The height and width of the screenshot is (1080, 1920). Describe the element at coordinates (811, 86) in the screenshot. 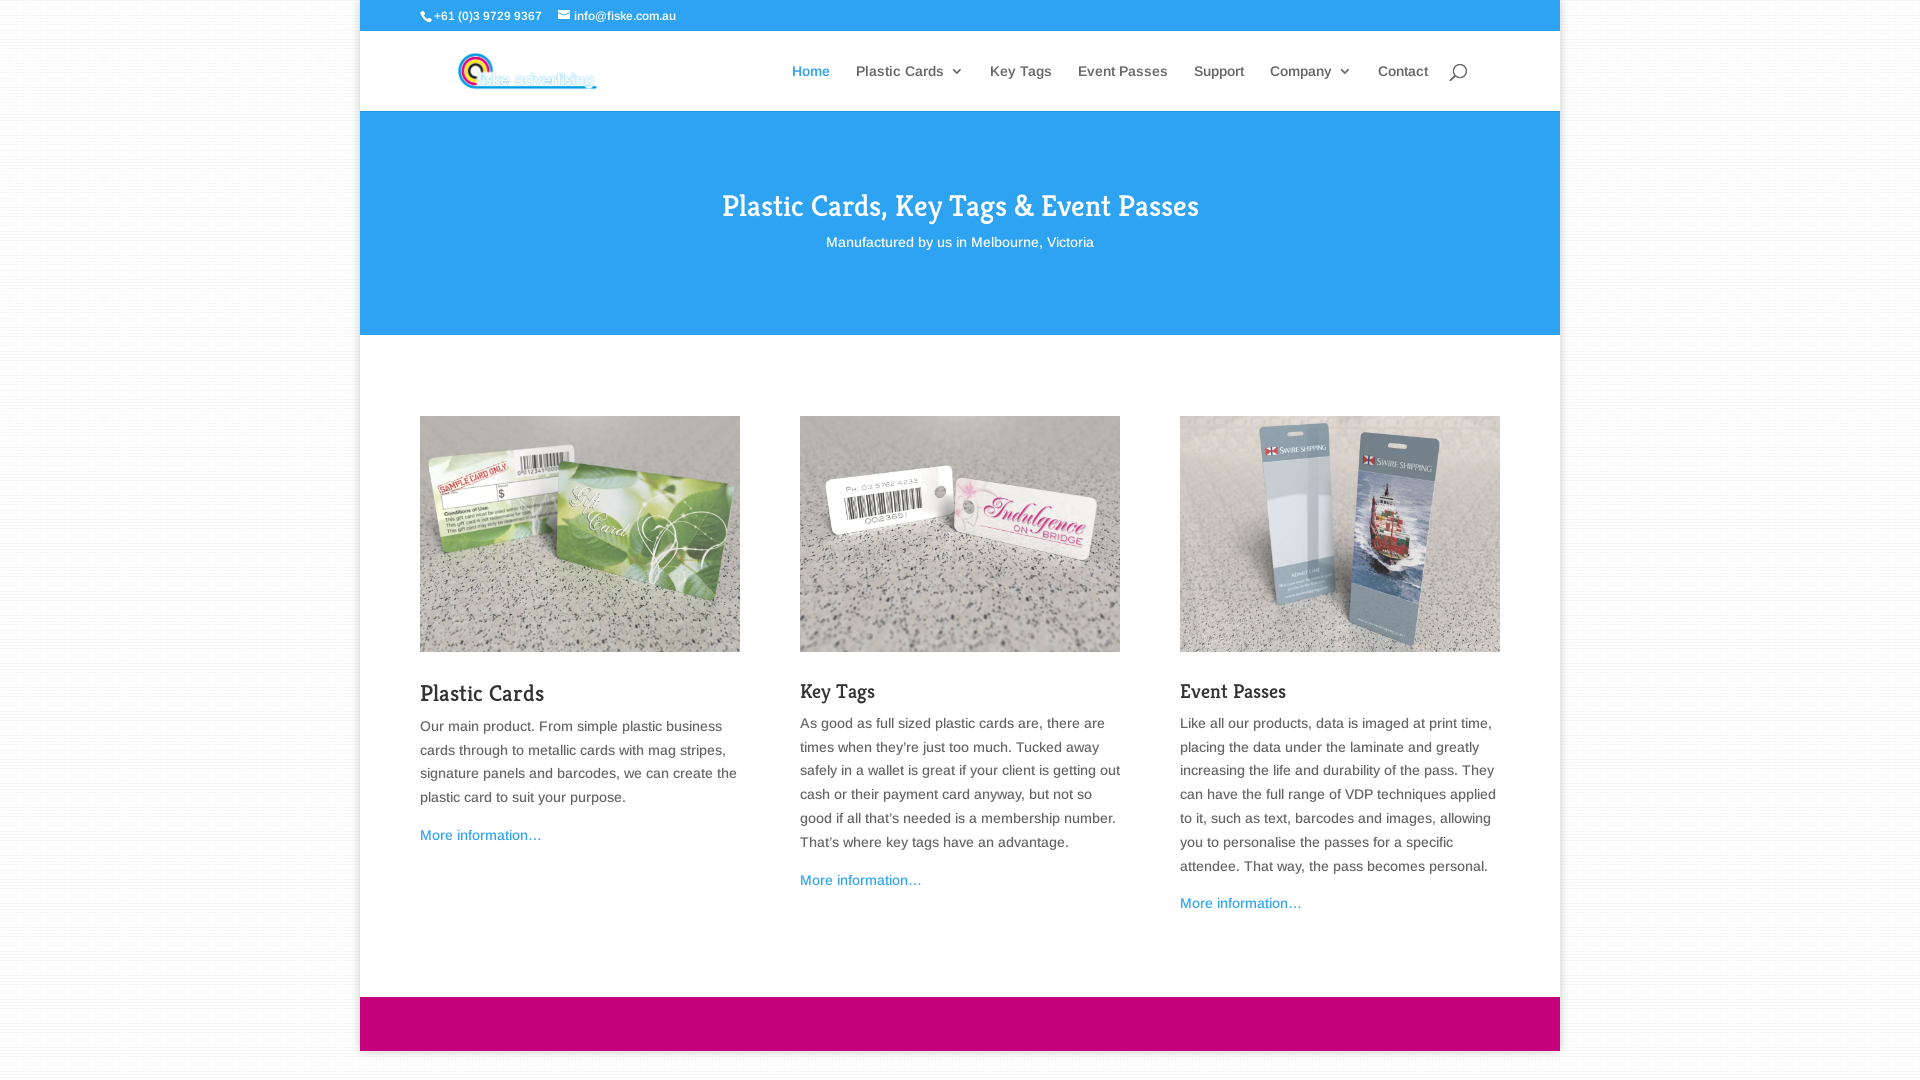

I see `'Home'` at that location.